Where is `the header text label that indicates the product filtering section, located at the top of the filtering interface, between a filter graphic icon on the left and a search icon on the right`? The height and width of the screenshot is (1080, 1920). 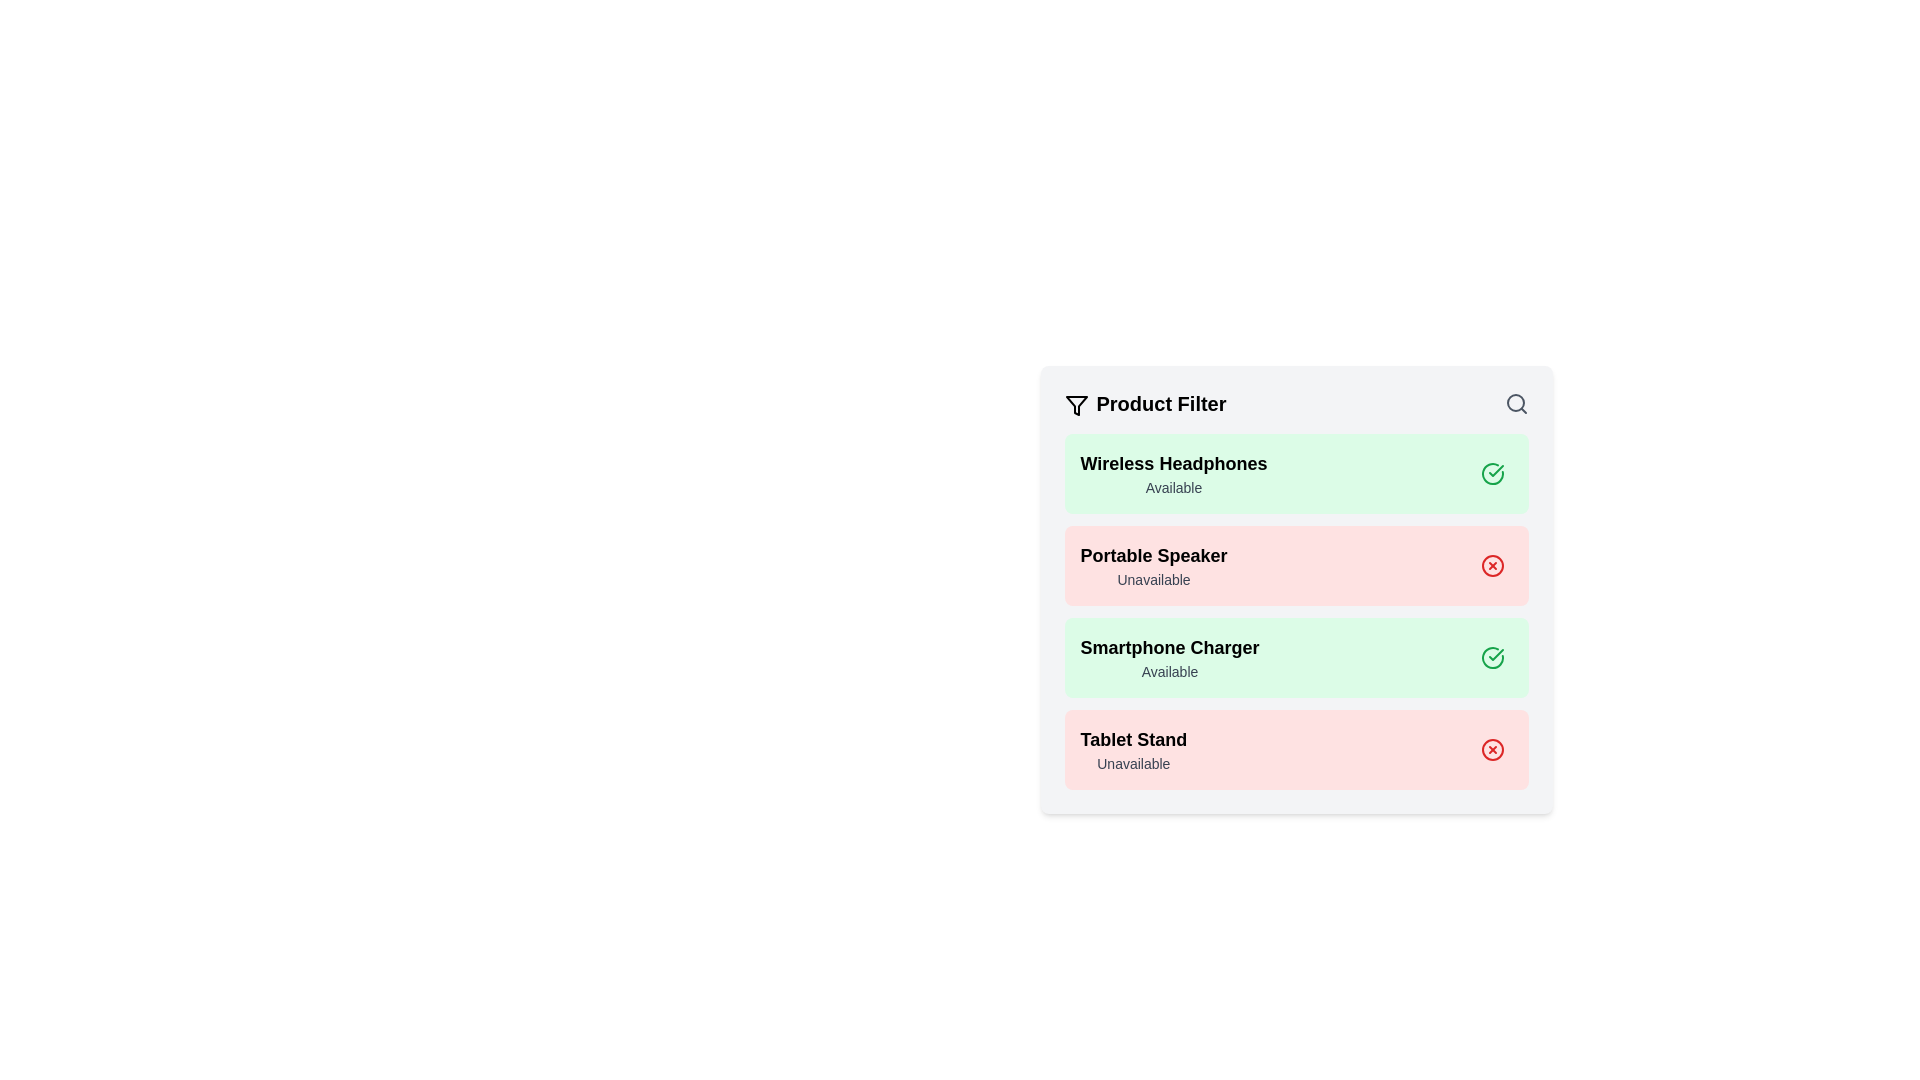
the header text label that indicates the product filtering section, located at the top of the filtering interface, between a filter graphic icon on the left and a search icon on the right is located at coordinates (1145, 404).